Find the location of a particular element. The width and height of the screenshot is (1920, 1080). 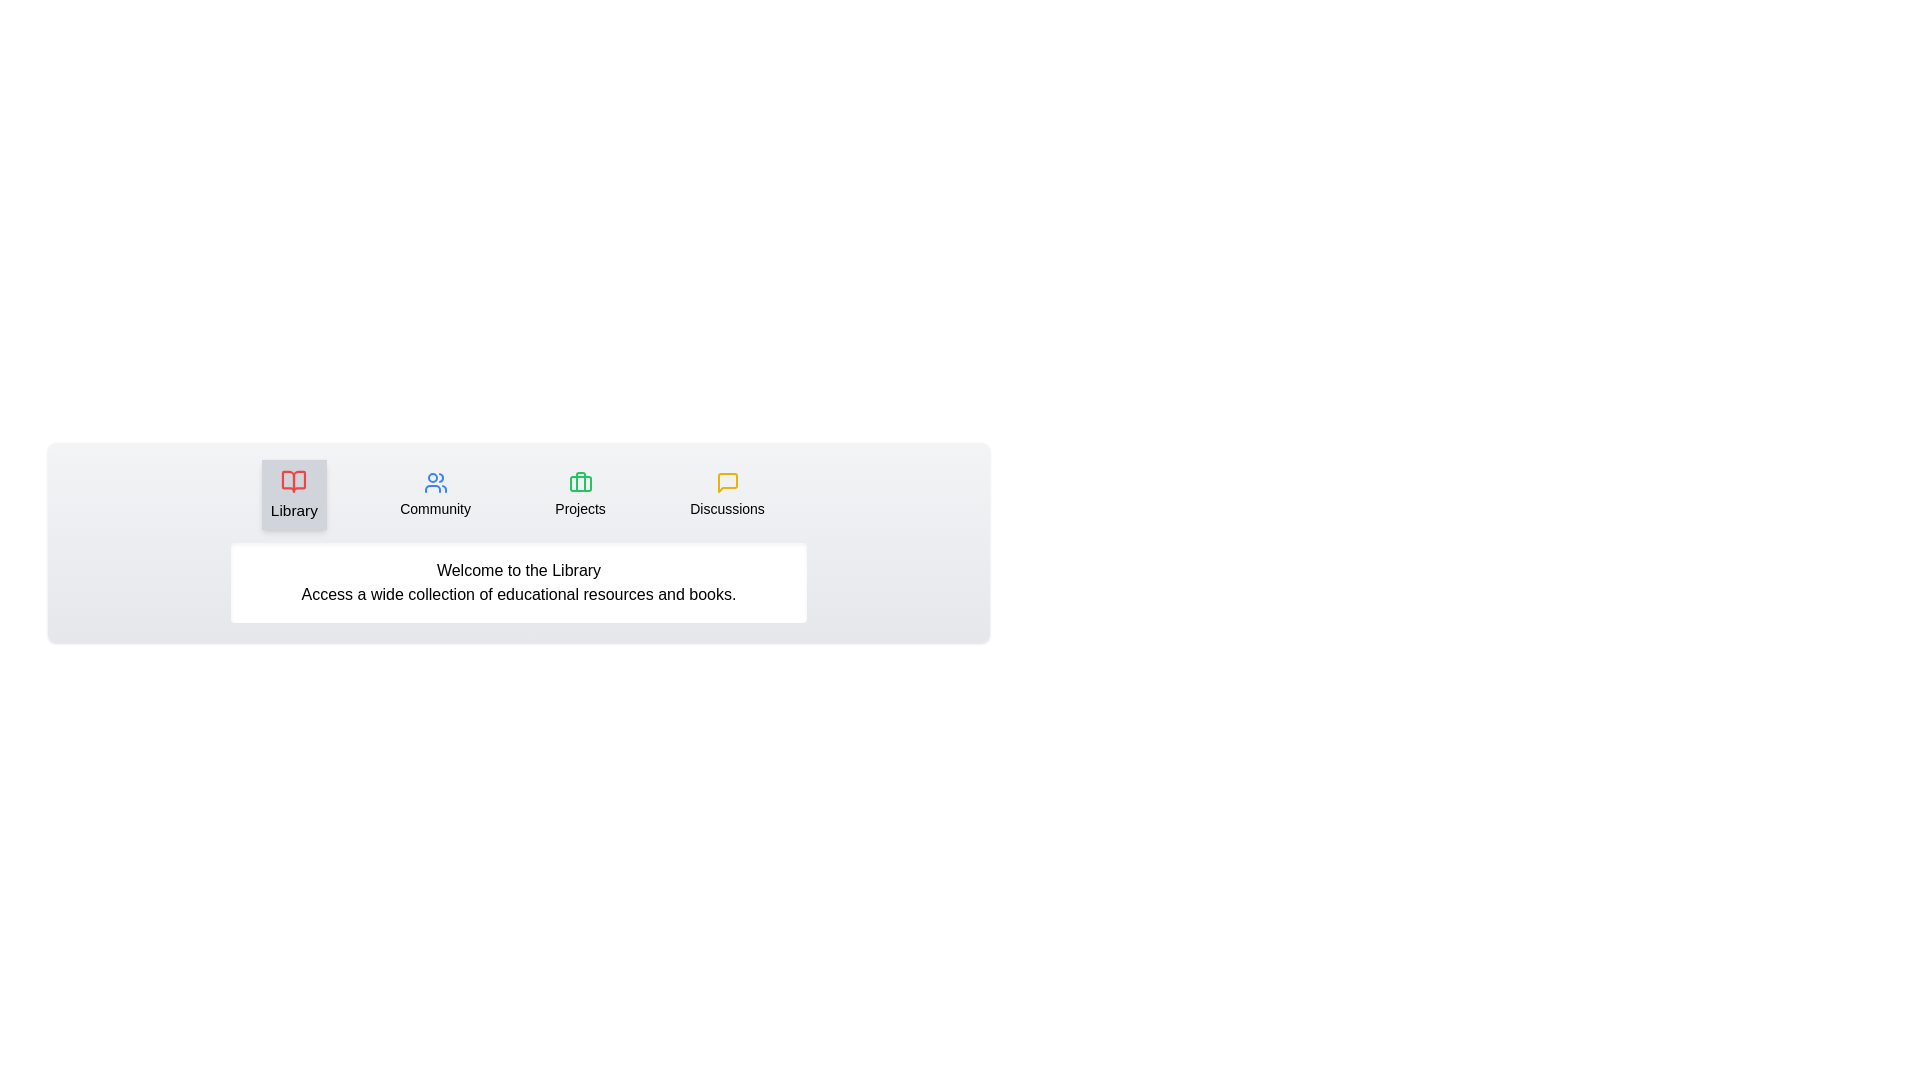

the green briefcase icon located above the 'Projects' text element for accessibility tools is located at coordinates (579, 482).